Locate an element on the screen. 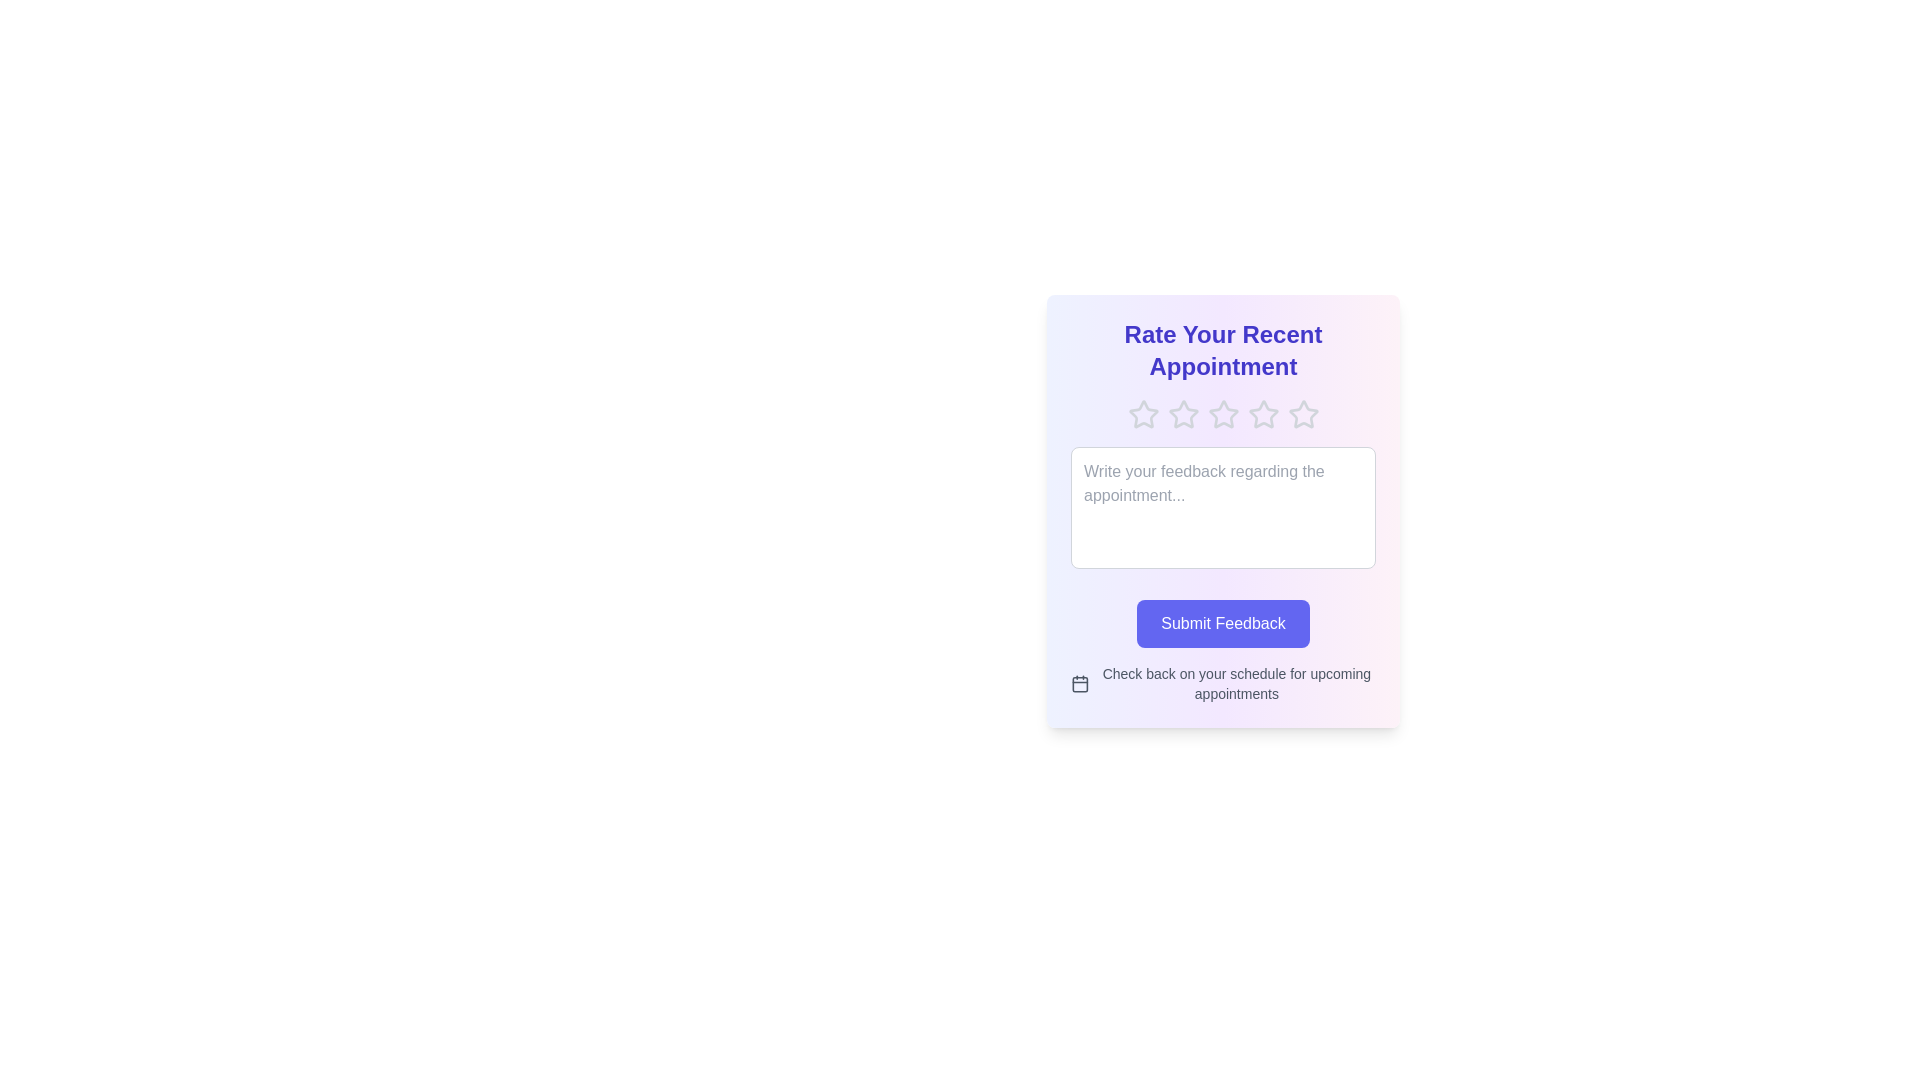  the star corresponding to 2 to preview the rating is located at coordinates (1183, 414).